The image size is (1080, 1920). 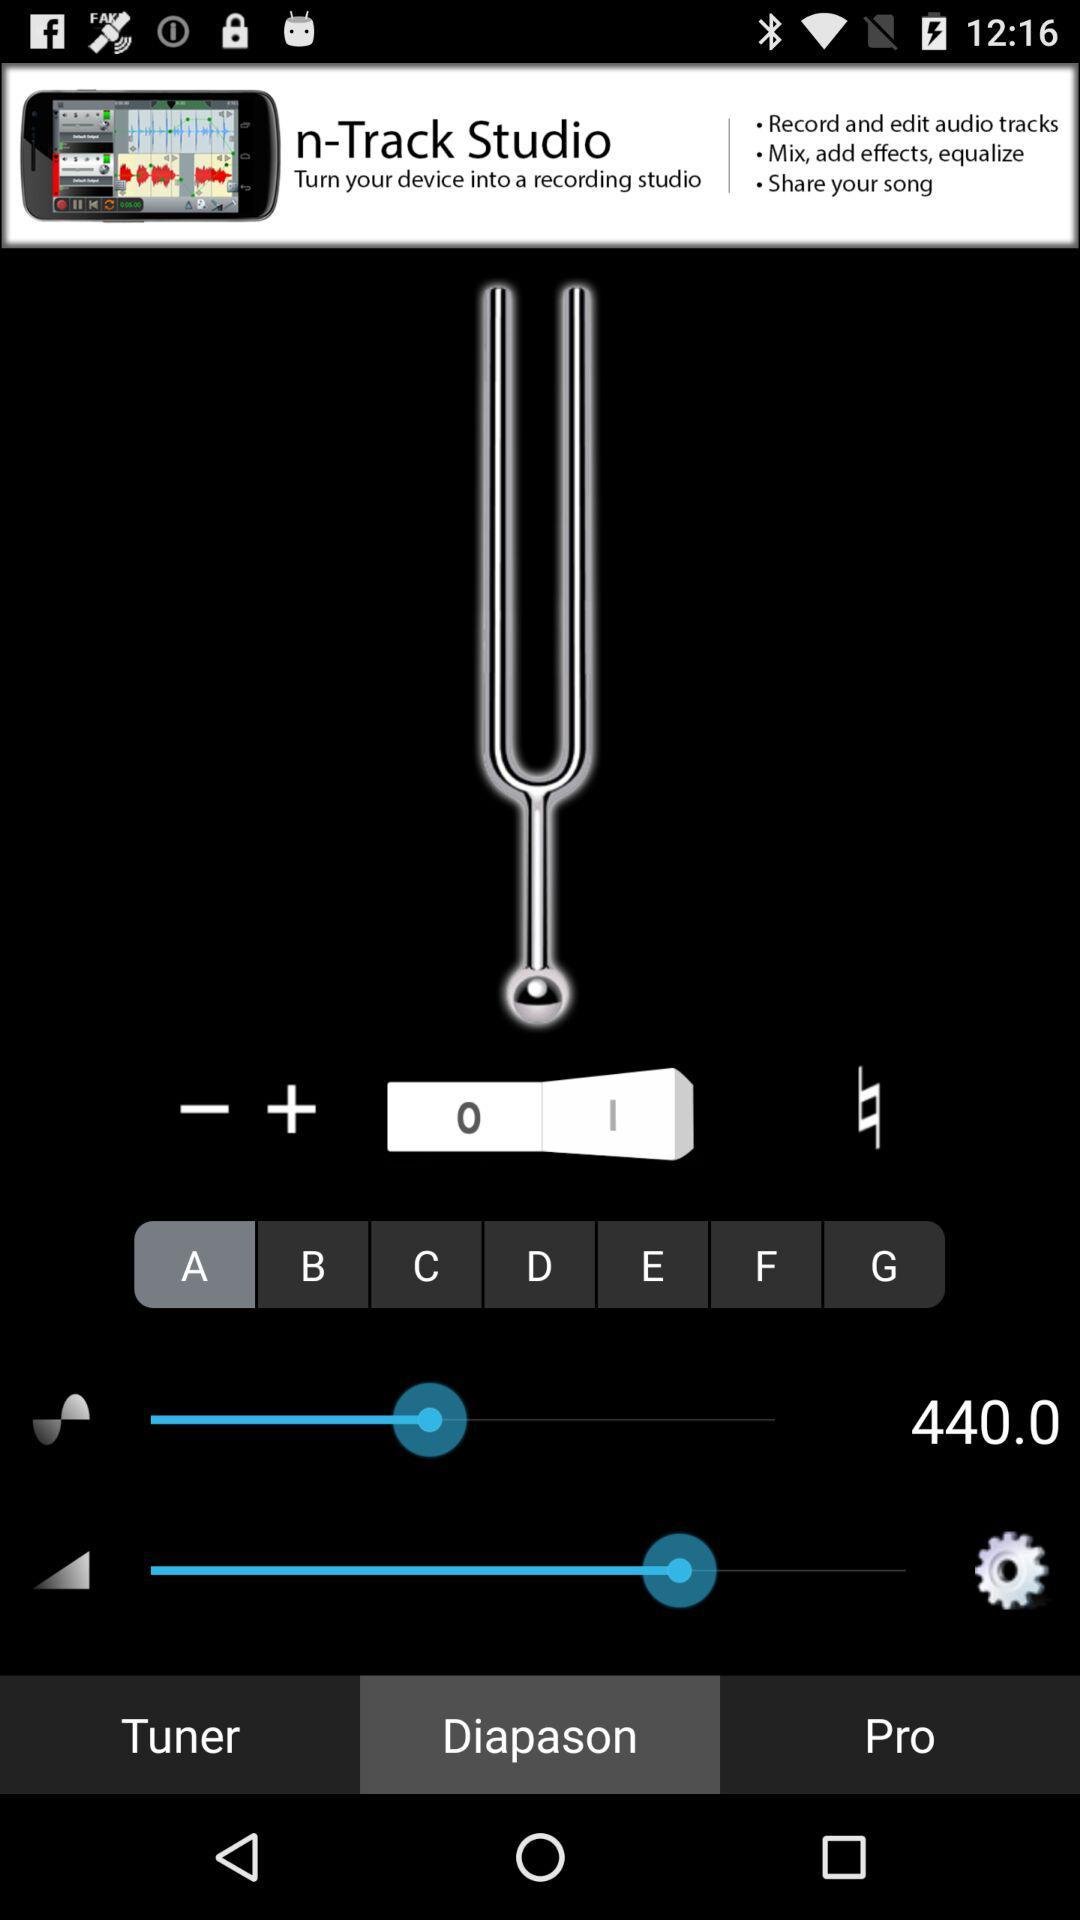 I want to click on increase/more, so click(x=292, y=1107).